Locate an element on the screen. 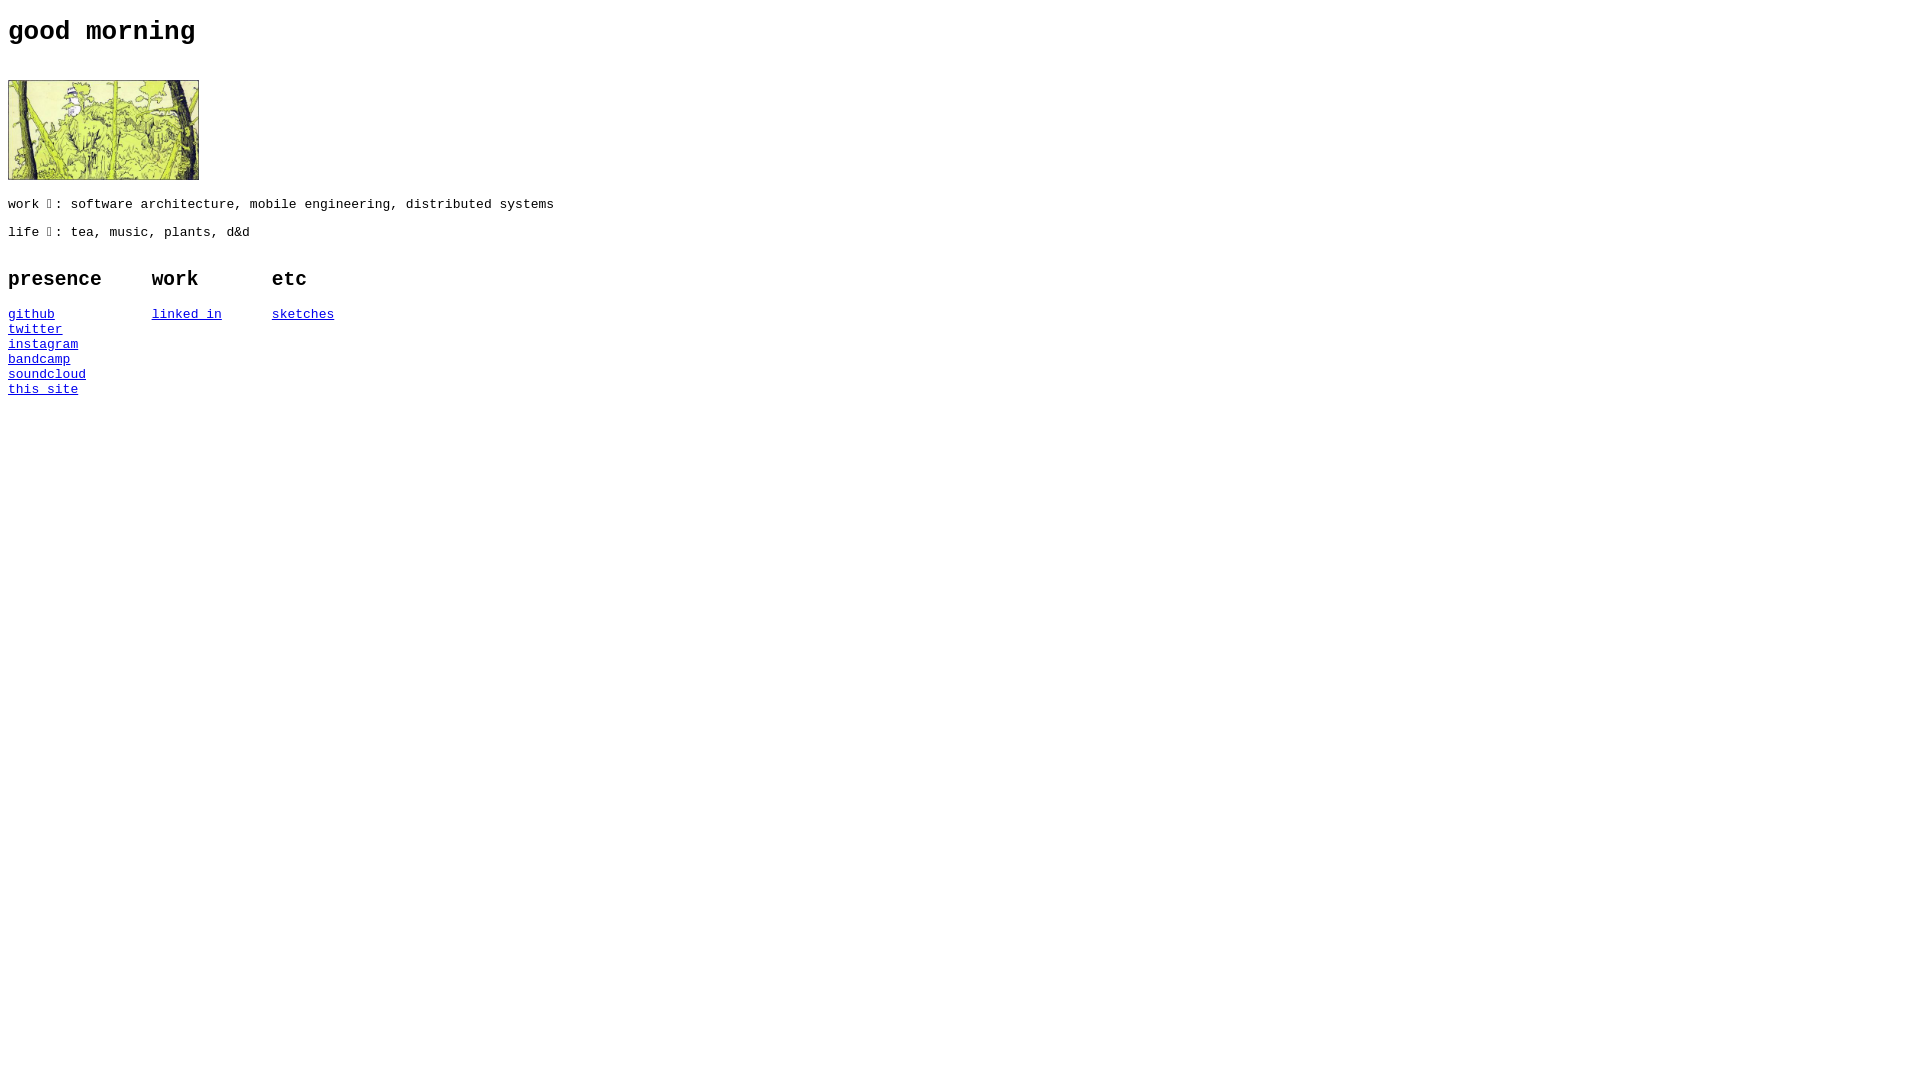 The width and height of the screenshot is (1920, 1080). 'sketches' is located at coordinates (301, 314).